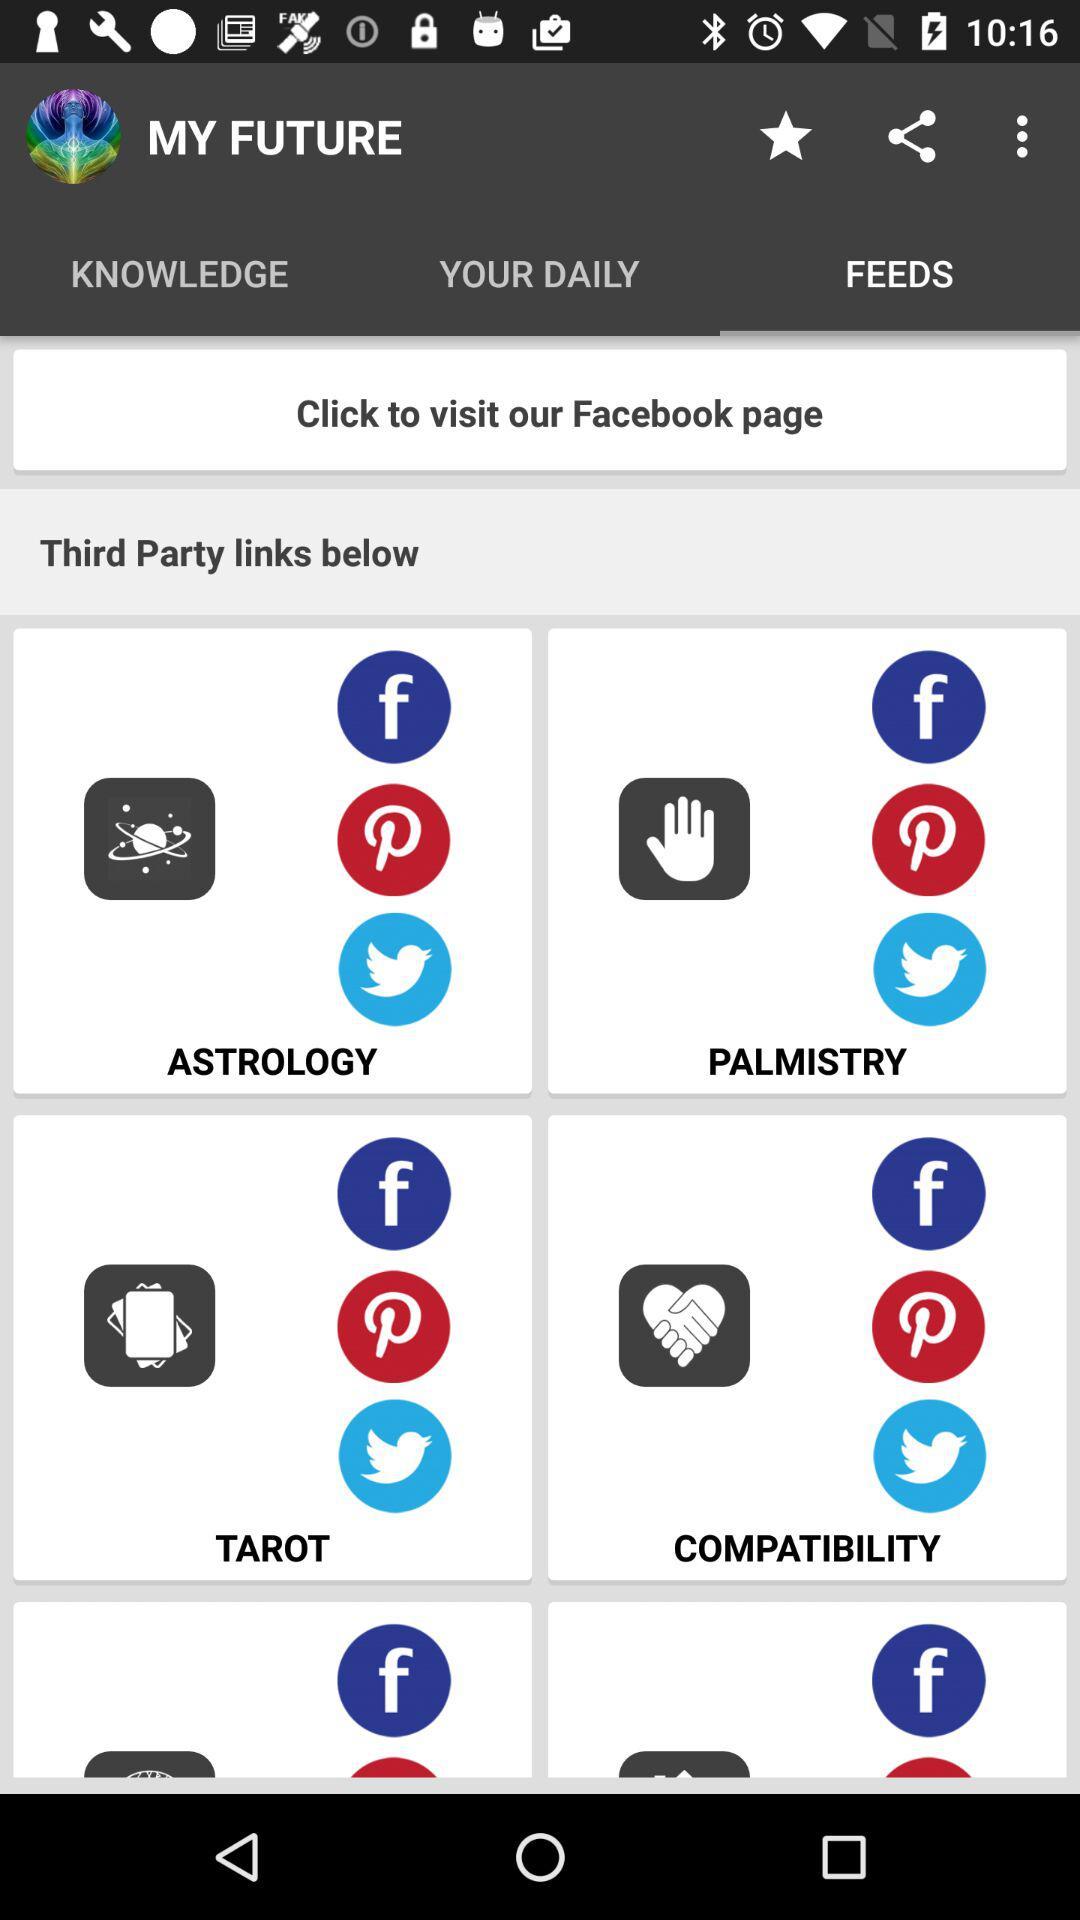 This screenshot has width=1080, height=1920. What do you see at coordinates (929, 970) in the screenshot?
I see `share to twitter` at bounding box center [929, 970].